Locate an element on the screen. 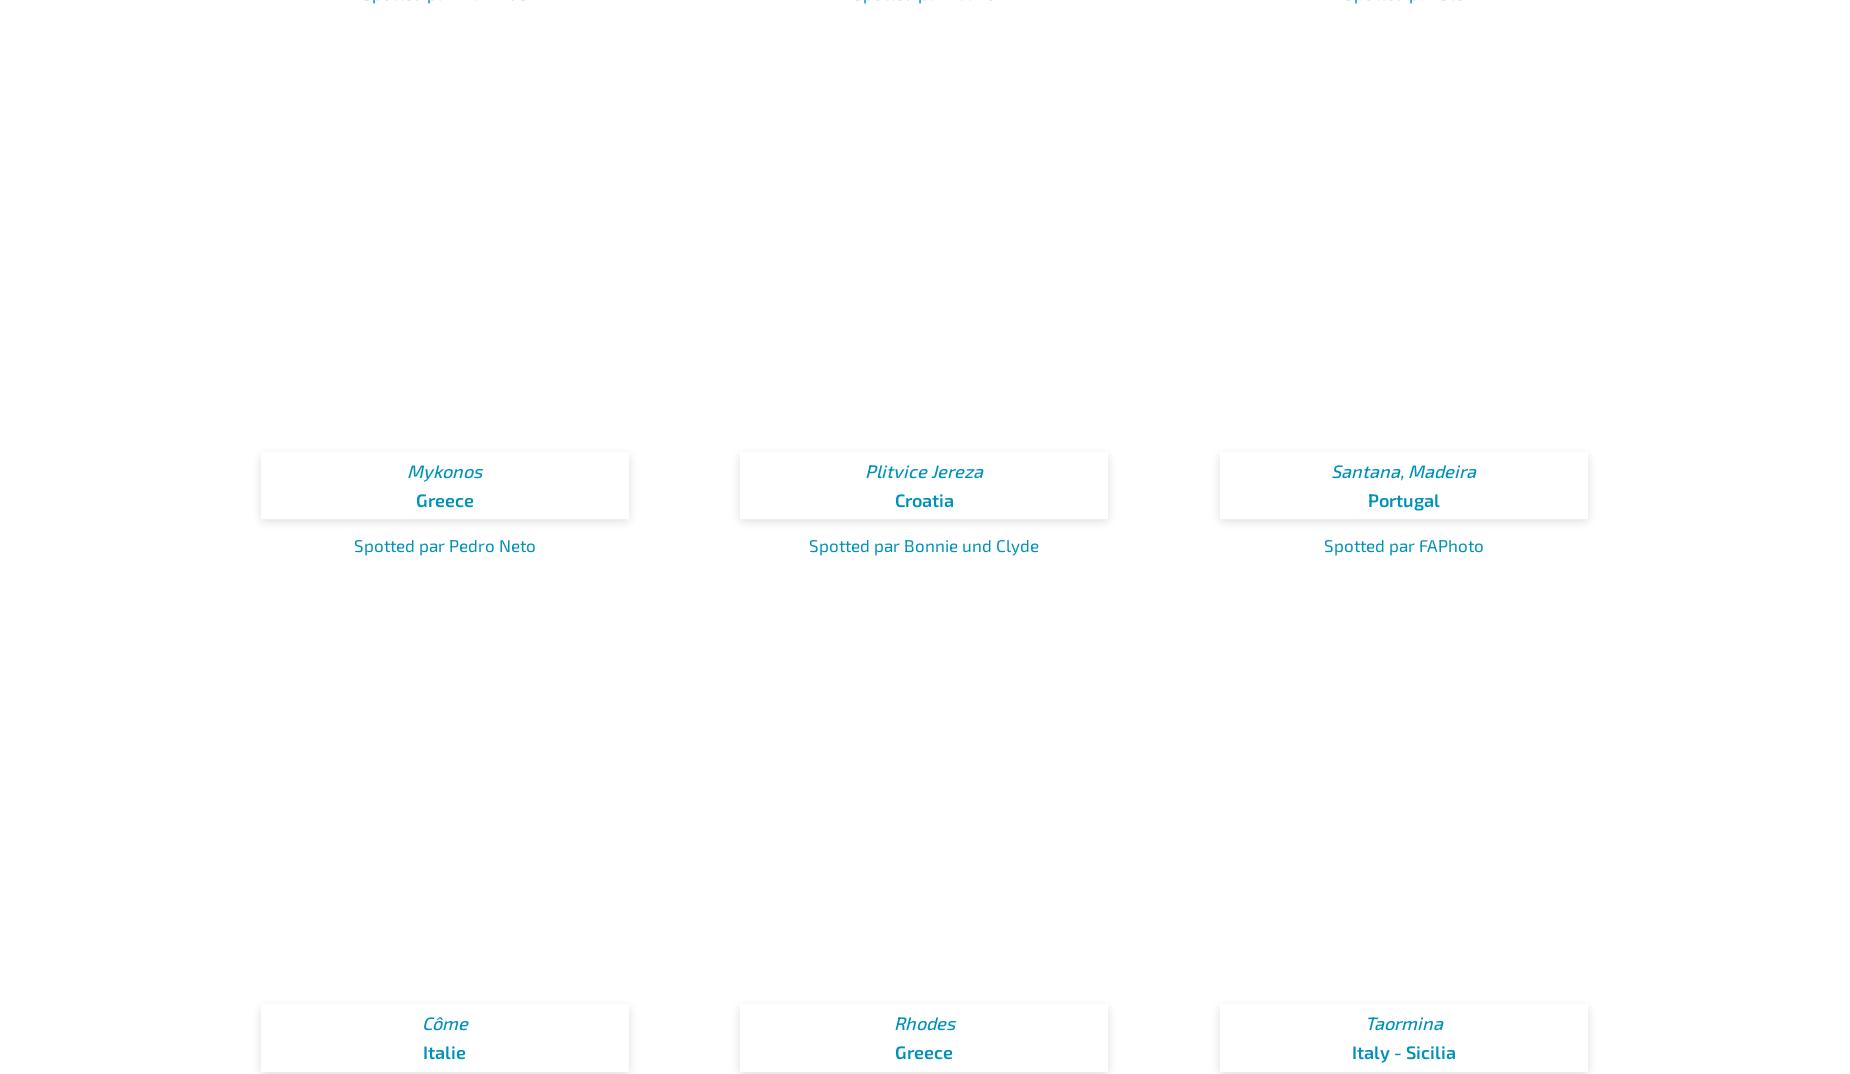 The image size is (1850, 1074). 'Côme' is located at coordinates (443, 1022).